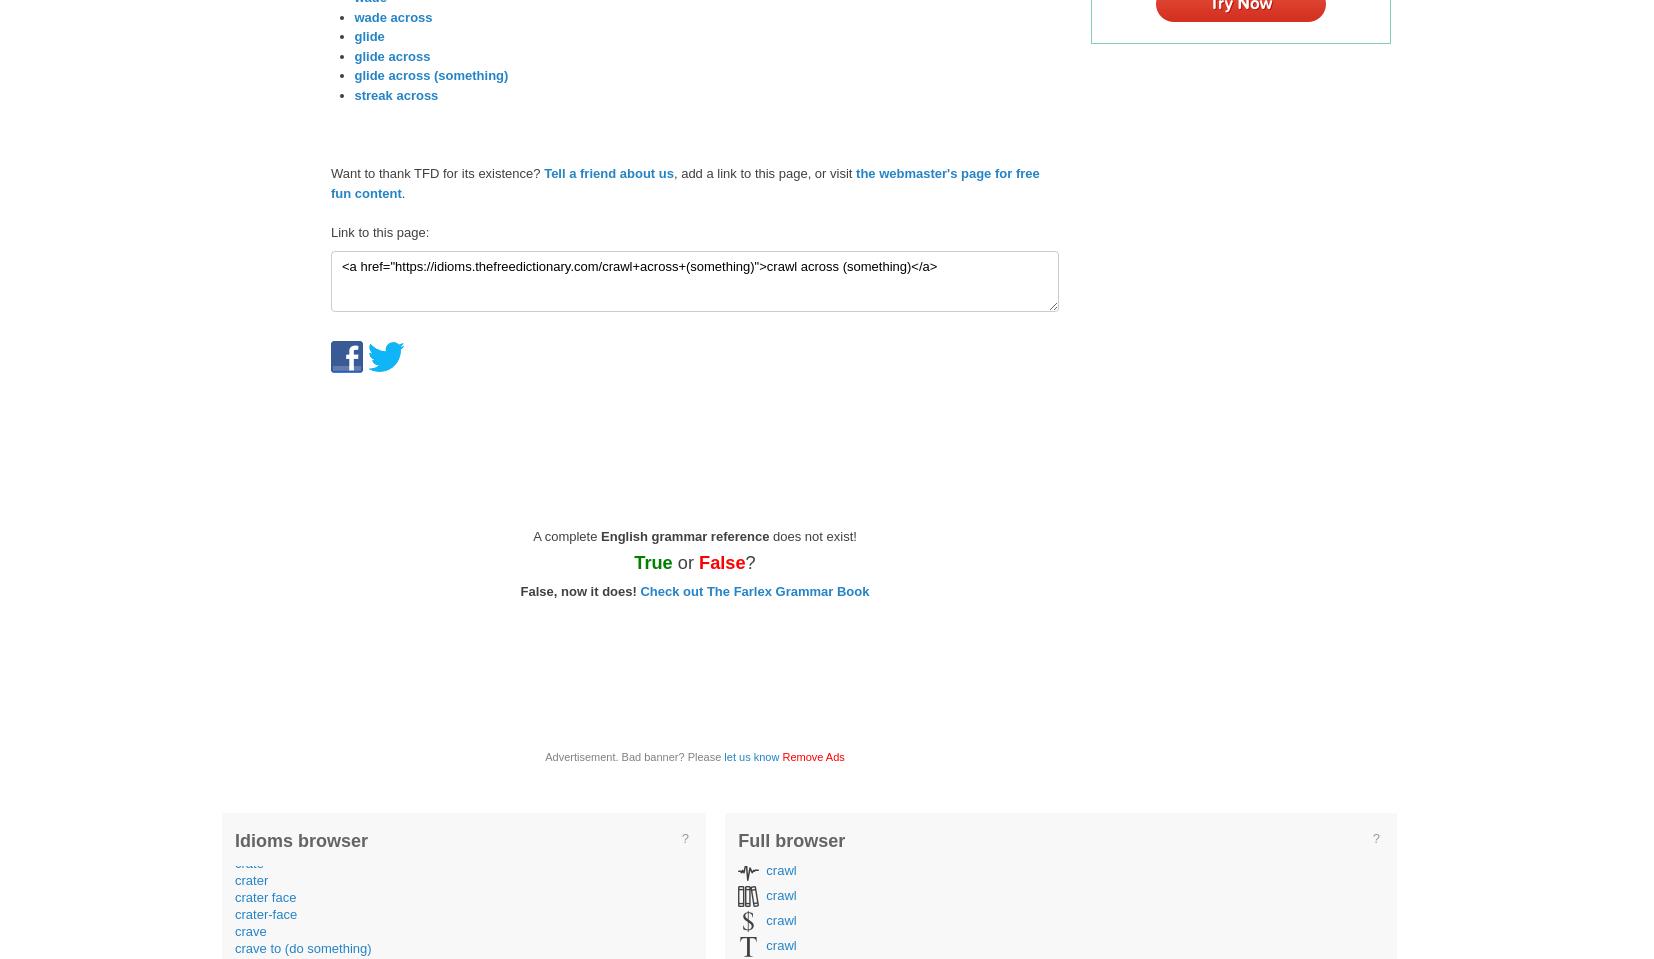 The height and width of the screenshot is (959, 1654). What do you see at coordinates (352, 94) in the screenshot?
I see `'streak across'` at bounding box center [352, 94].